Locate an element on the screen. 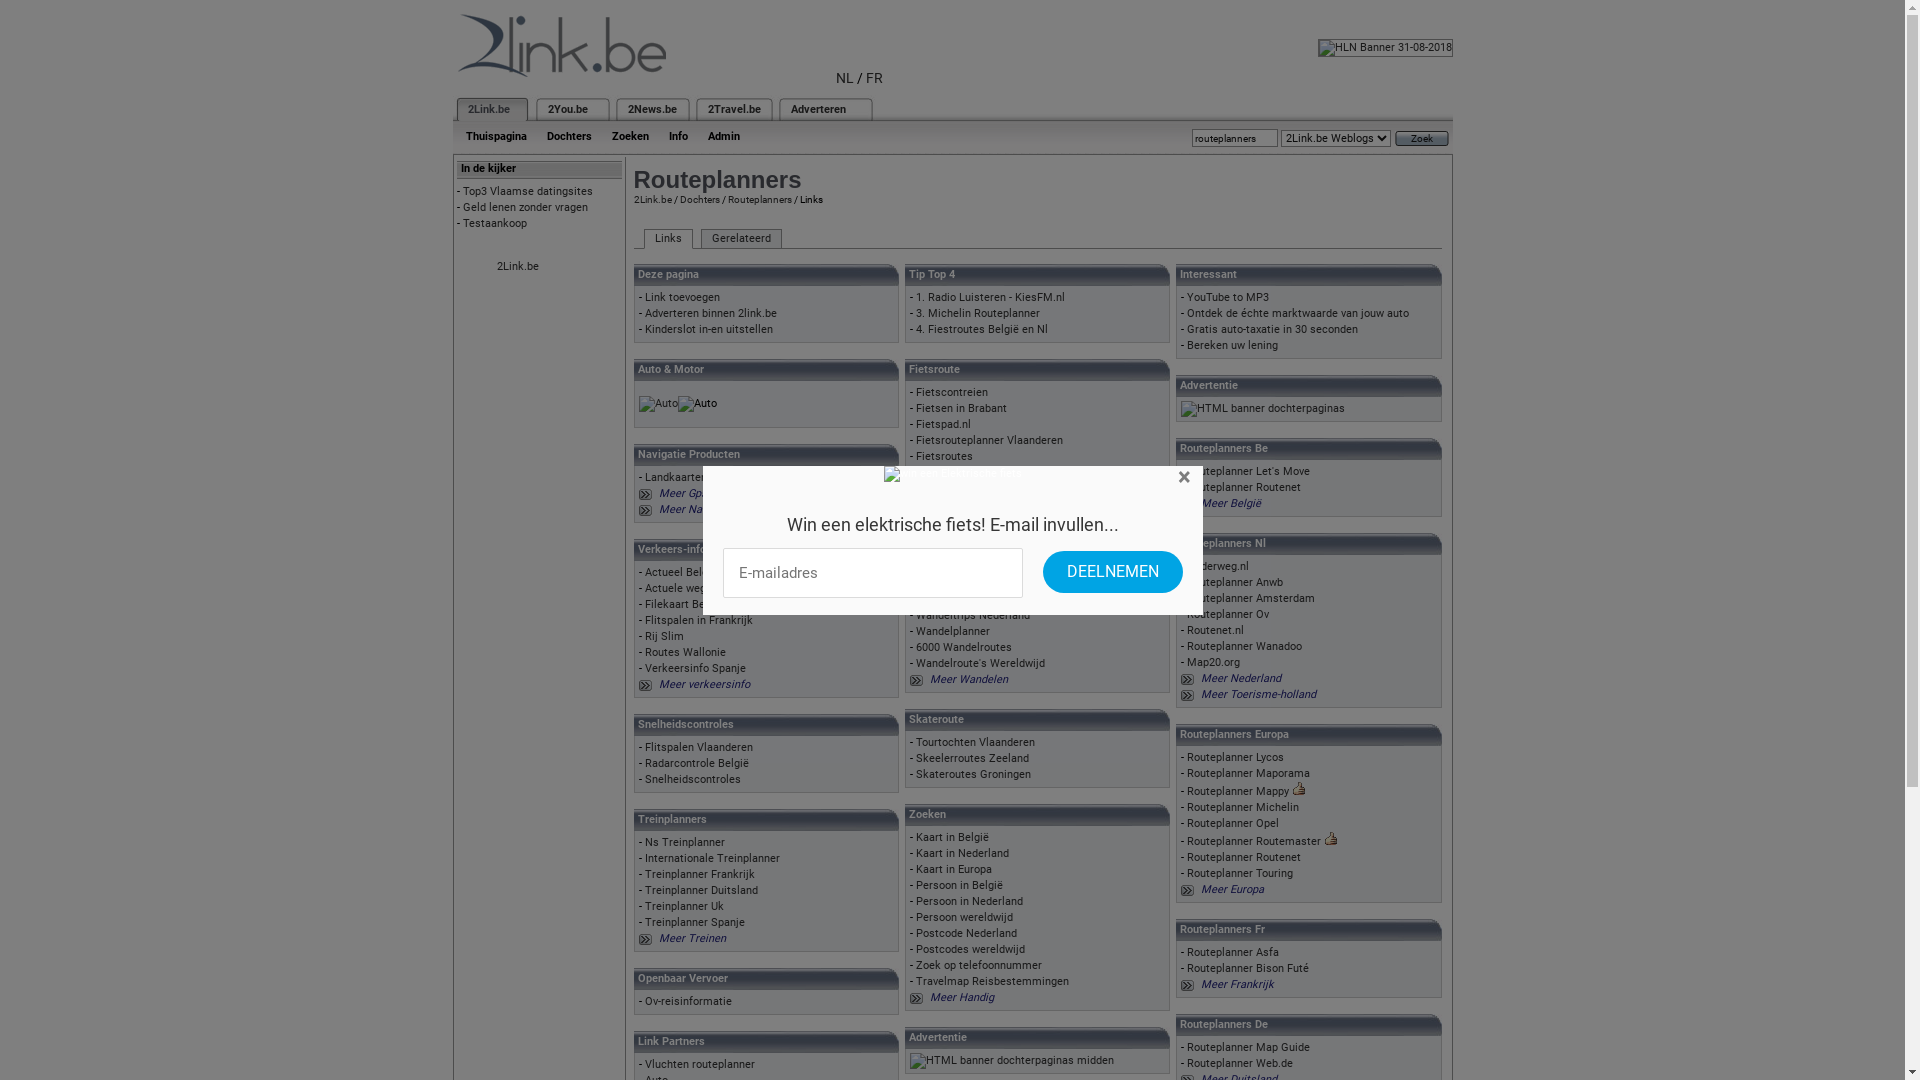 This screenshot has width=1920, height=1080. 'Routeplanner Opel' is located at coordinates (1232, 823).